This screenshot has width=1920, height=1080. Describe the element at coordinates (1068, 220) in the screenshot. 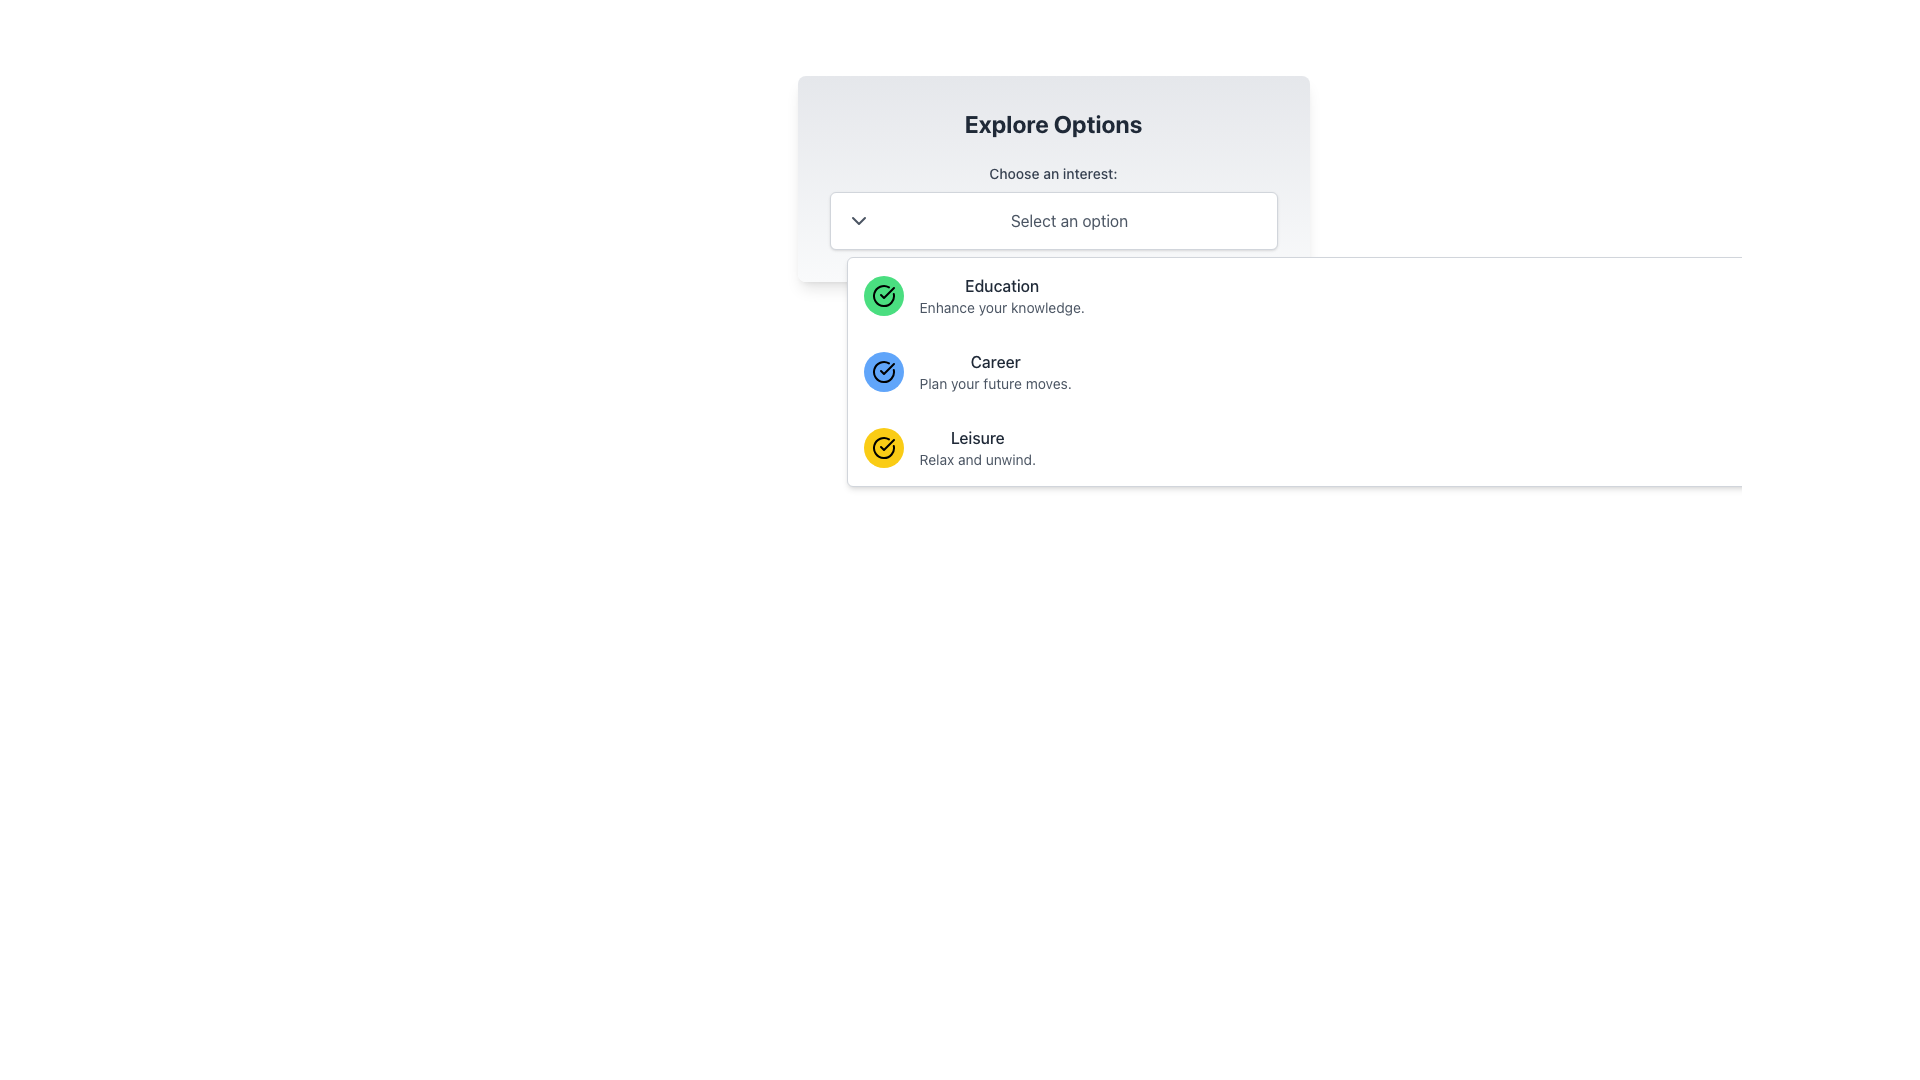

I see `the text label displaying 'Select an option' in the dropdown menu located below the heading 'Explore Options'` at that location.